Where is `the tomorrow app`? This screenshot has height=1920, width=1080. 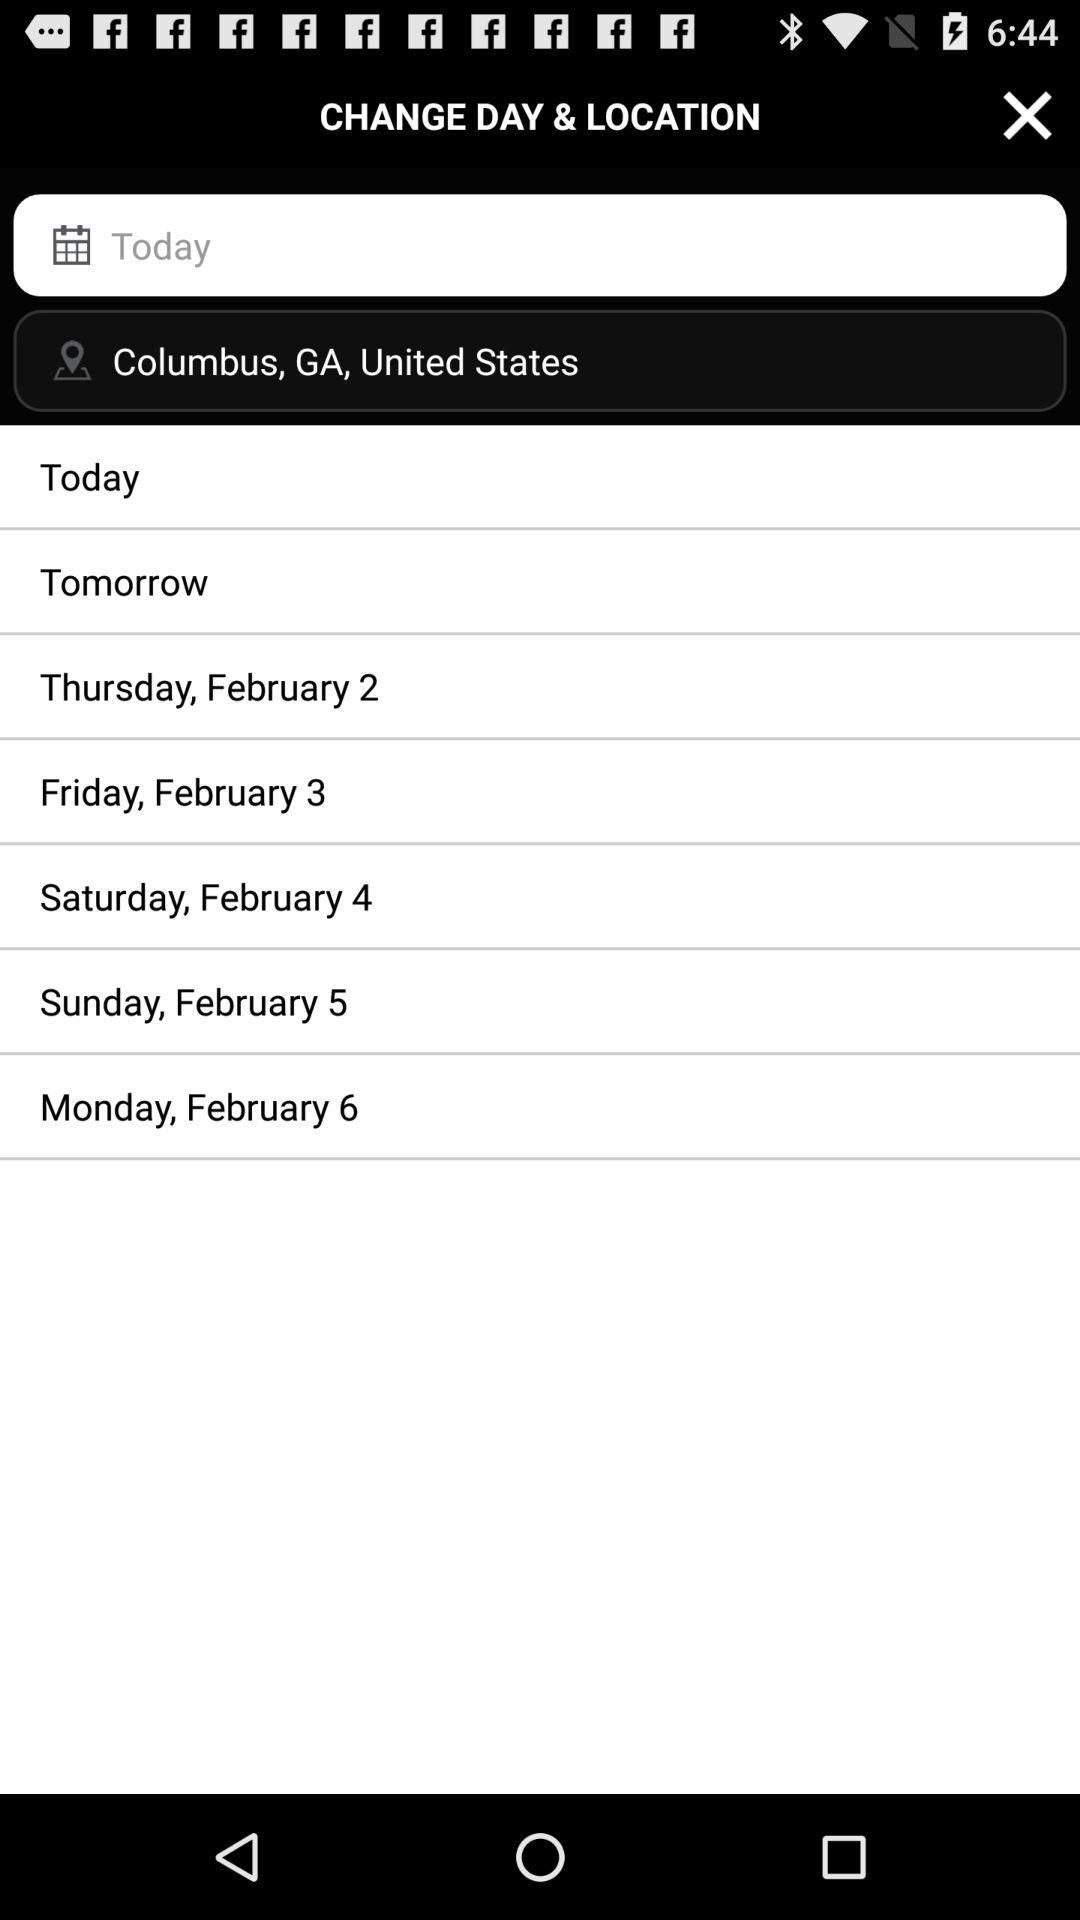
the tomorrow app is located at coordinates (540, 580).